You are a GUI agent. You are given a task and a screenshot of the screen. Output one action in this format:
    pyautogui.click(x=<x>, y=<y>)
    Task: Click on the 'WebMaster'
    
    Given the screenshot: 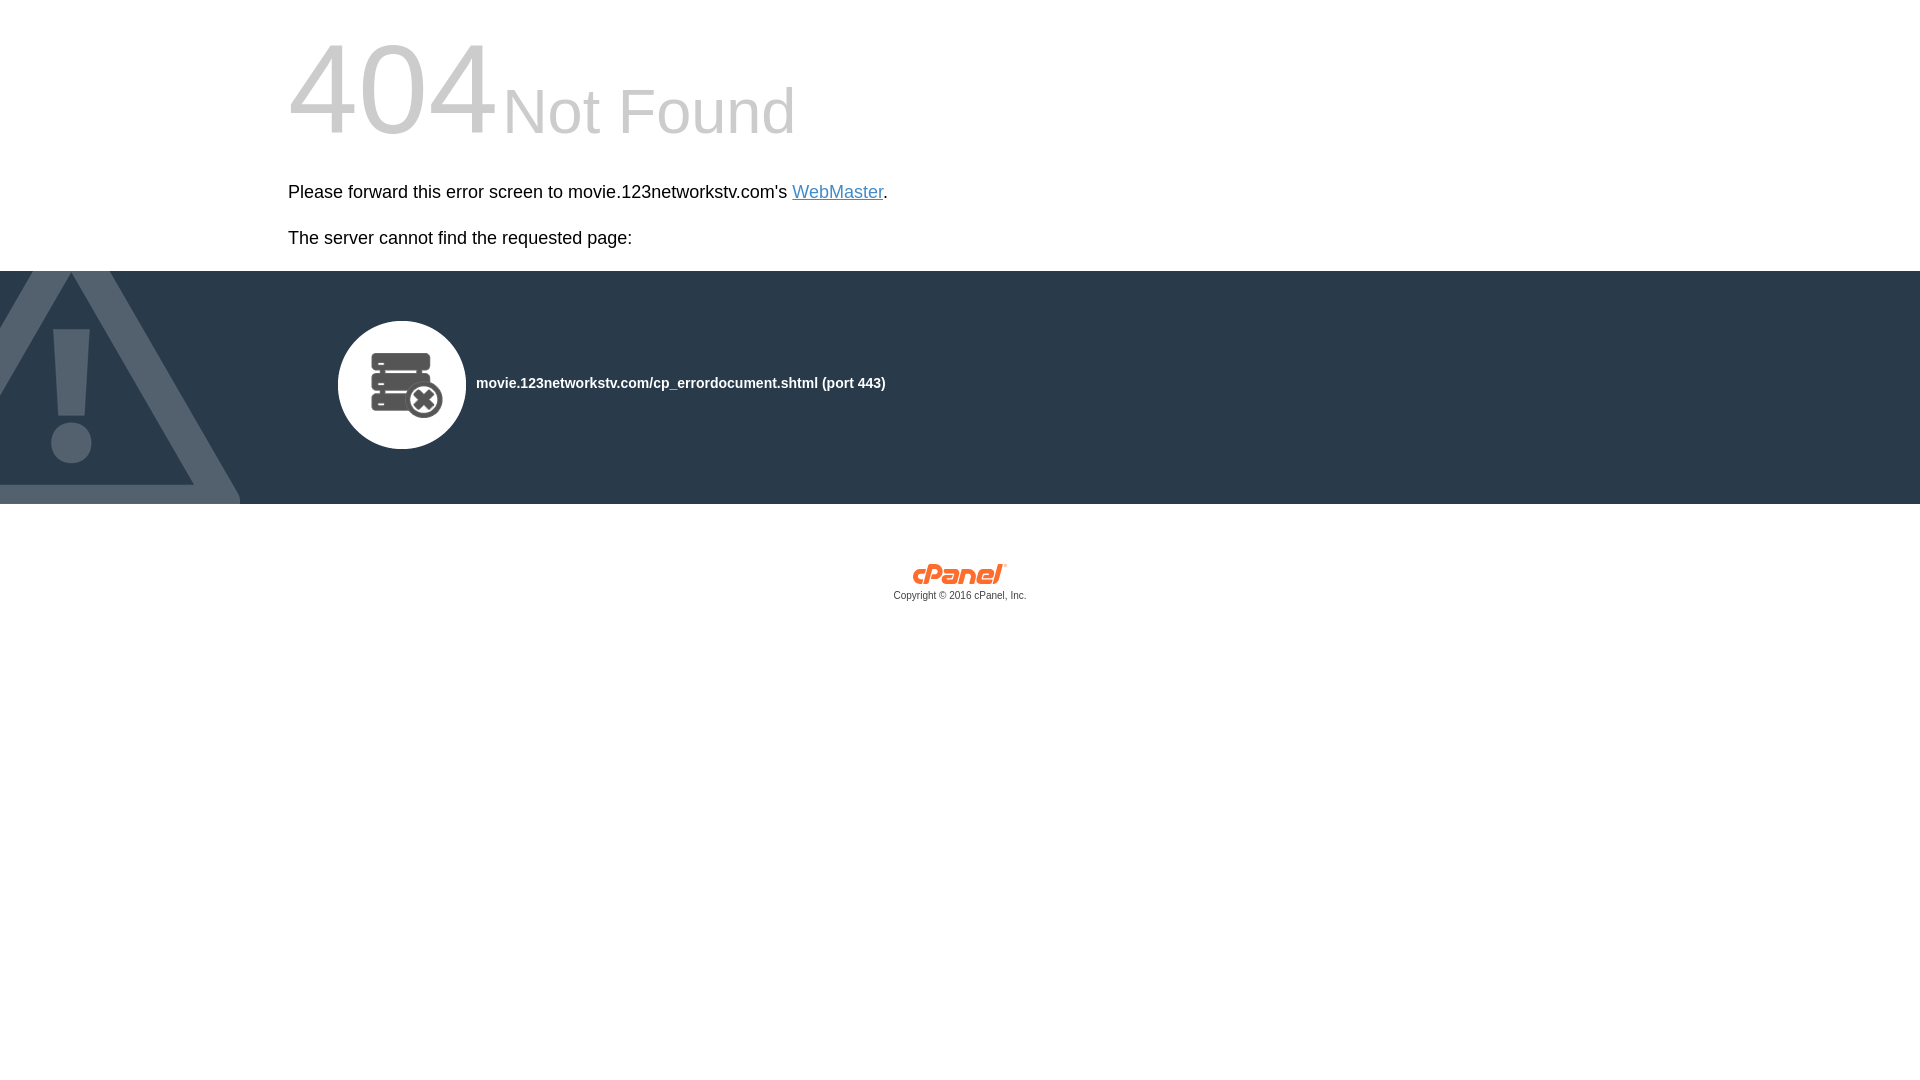 What is the action you would take?
    pyautogui.click(x=837, y=192)
    